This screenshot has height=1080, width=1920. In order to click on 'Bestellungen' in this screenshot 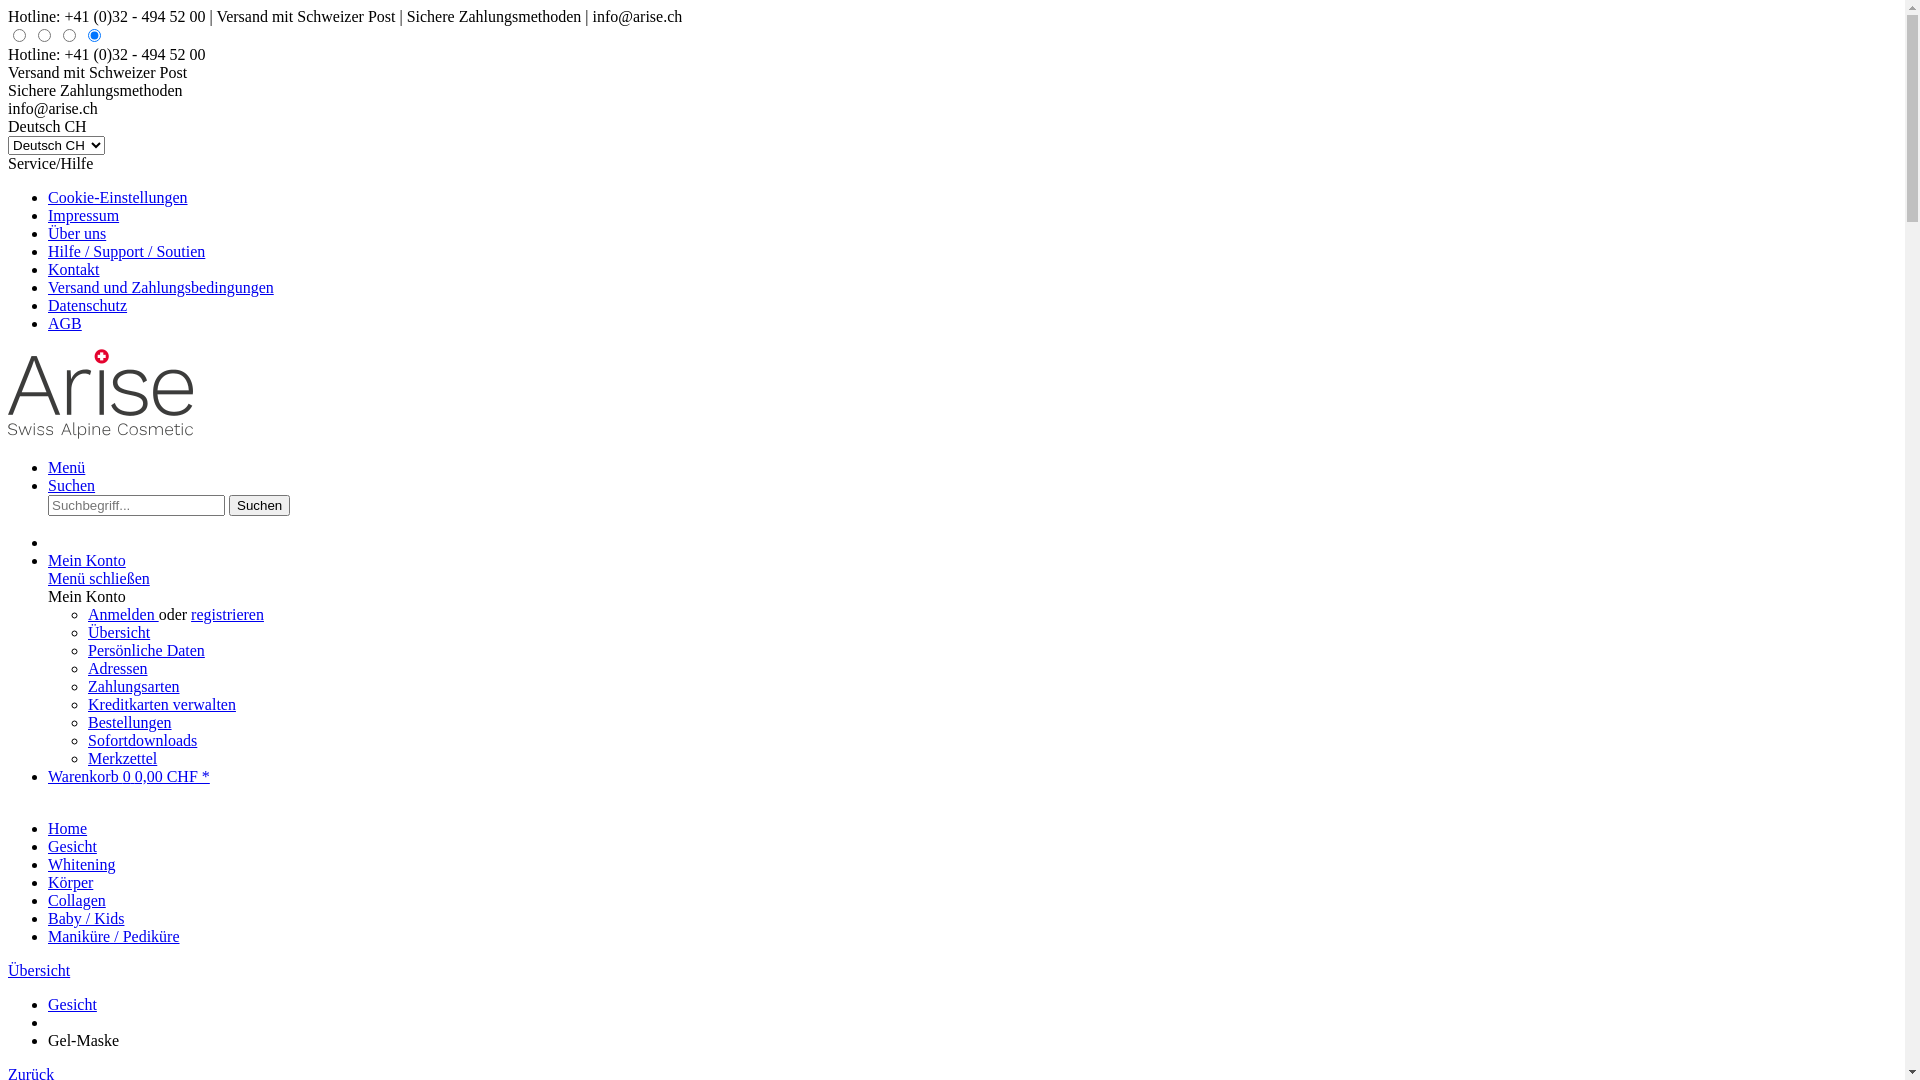, I will do `click(128, 722)`.